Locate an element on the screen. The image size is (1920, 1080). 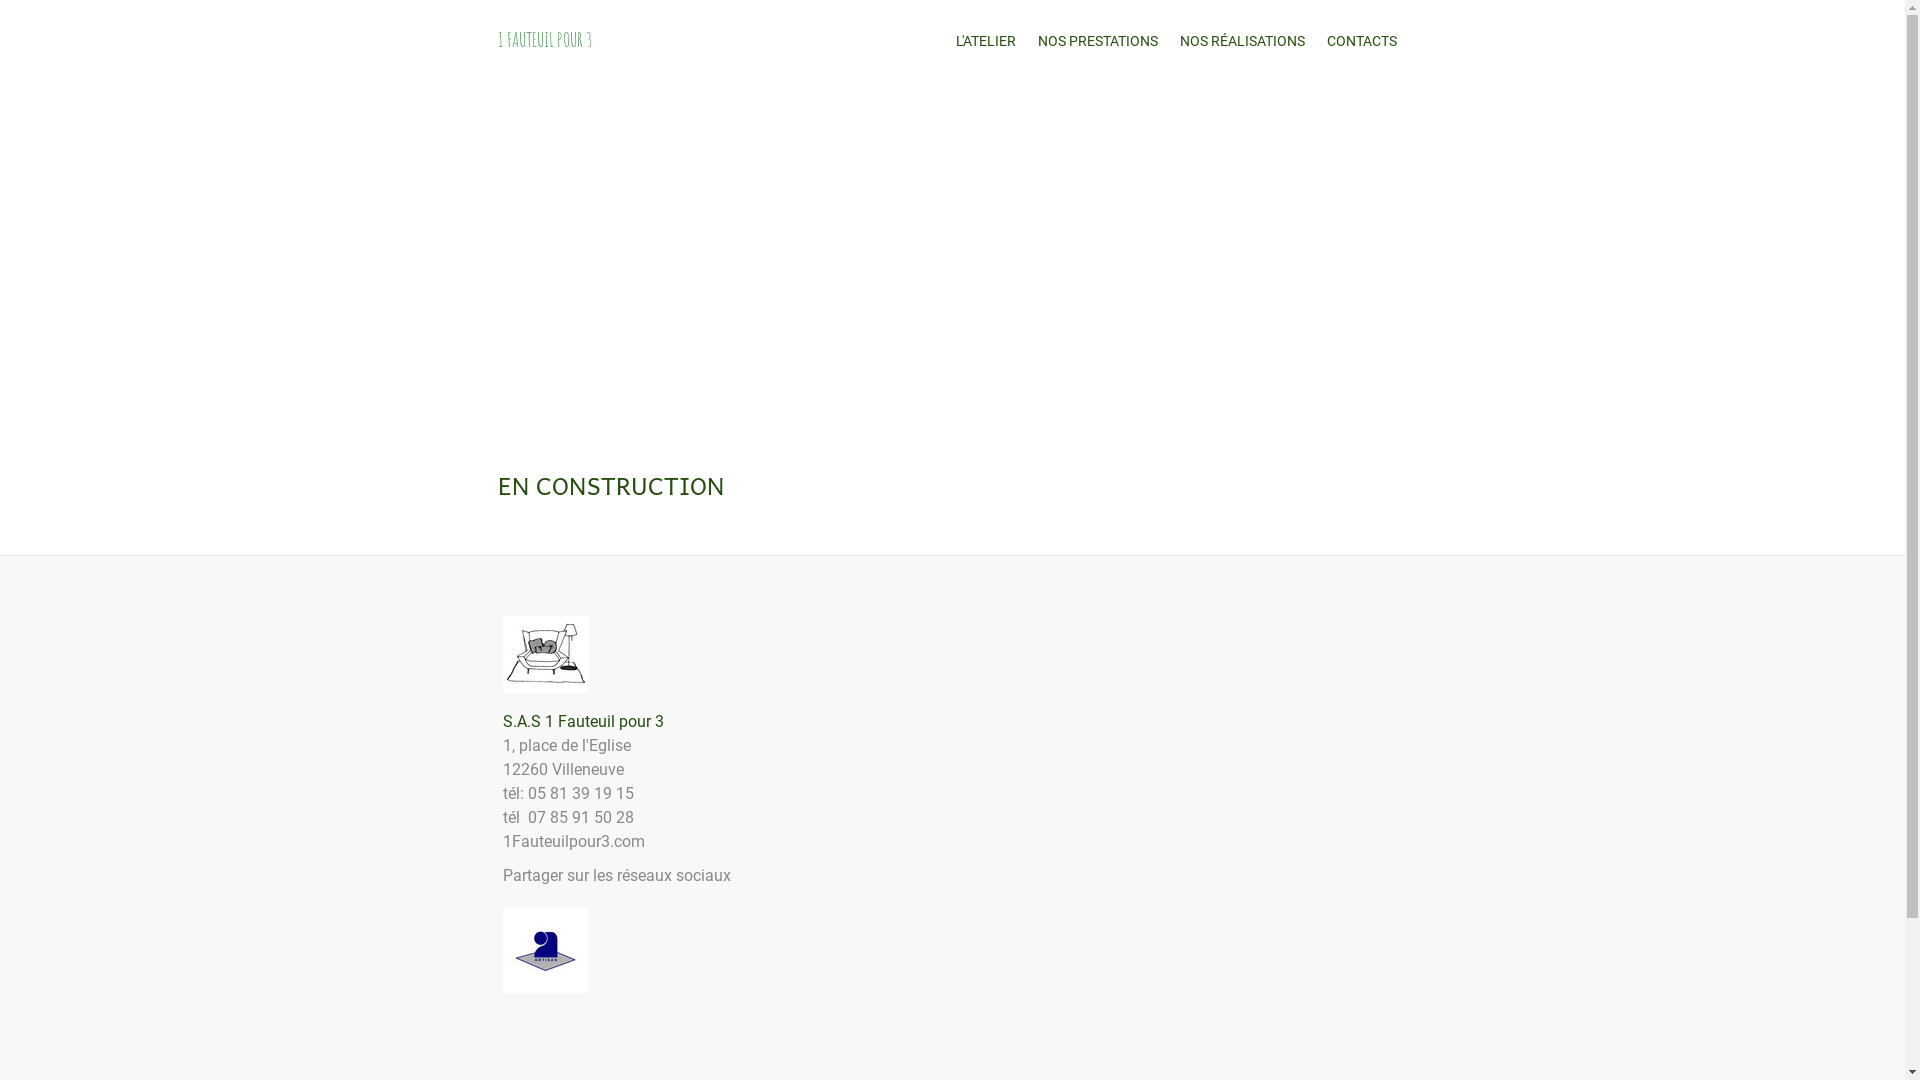
'L'ATELIER' is located at coordinates (984, 41).